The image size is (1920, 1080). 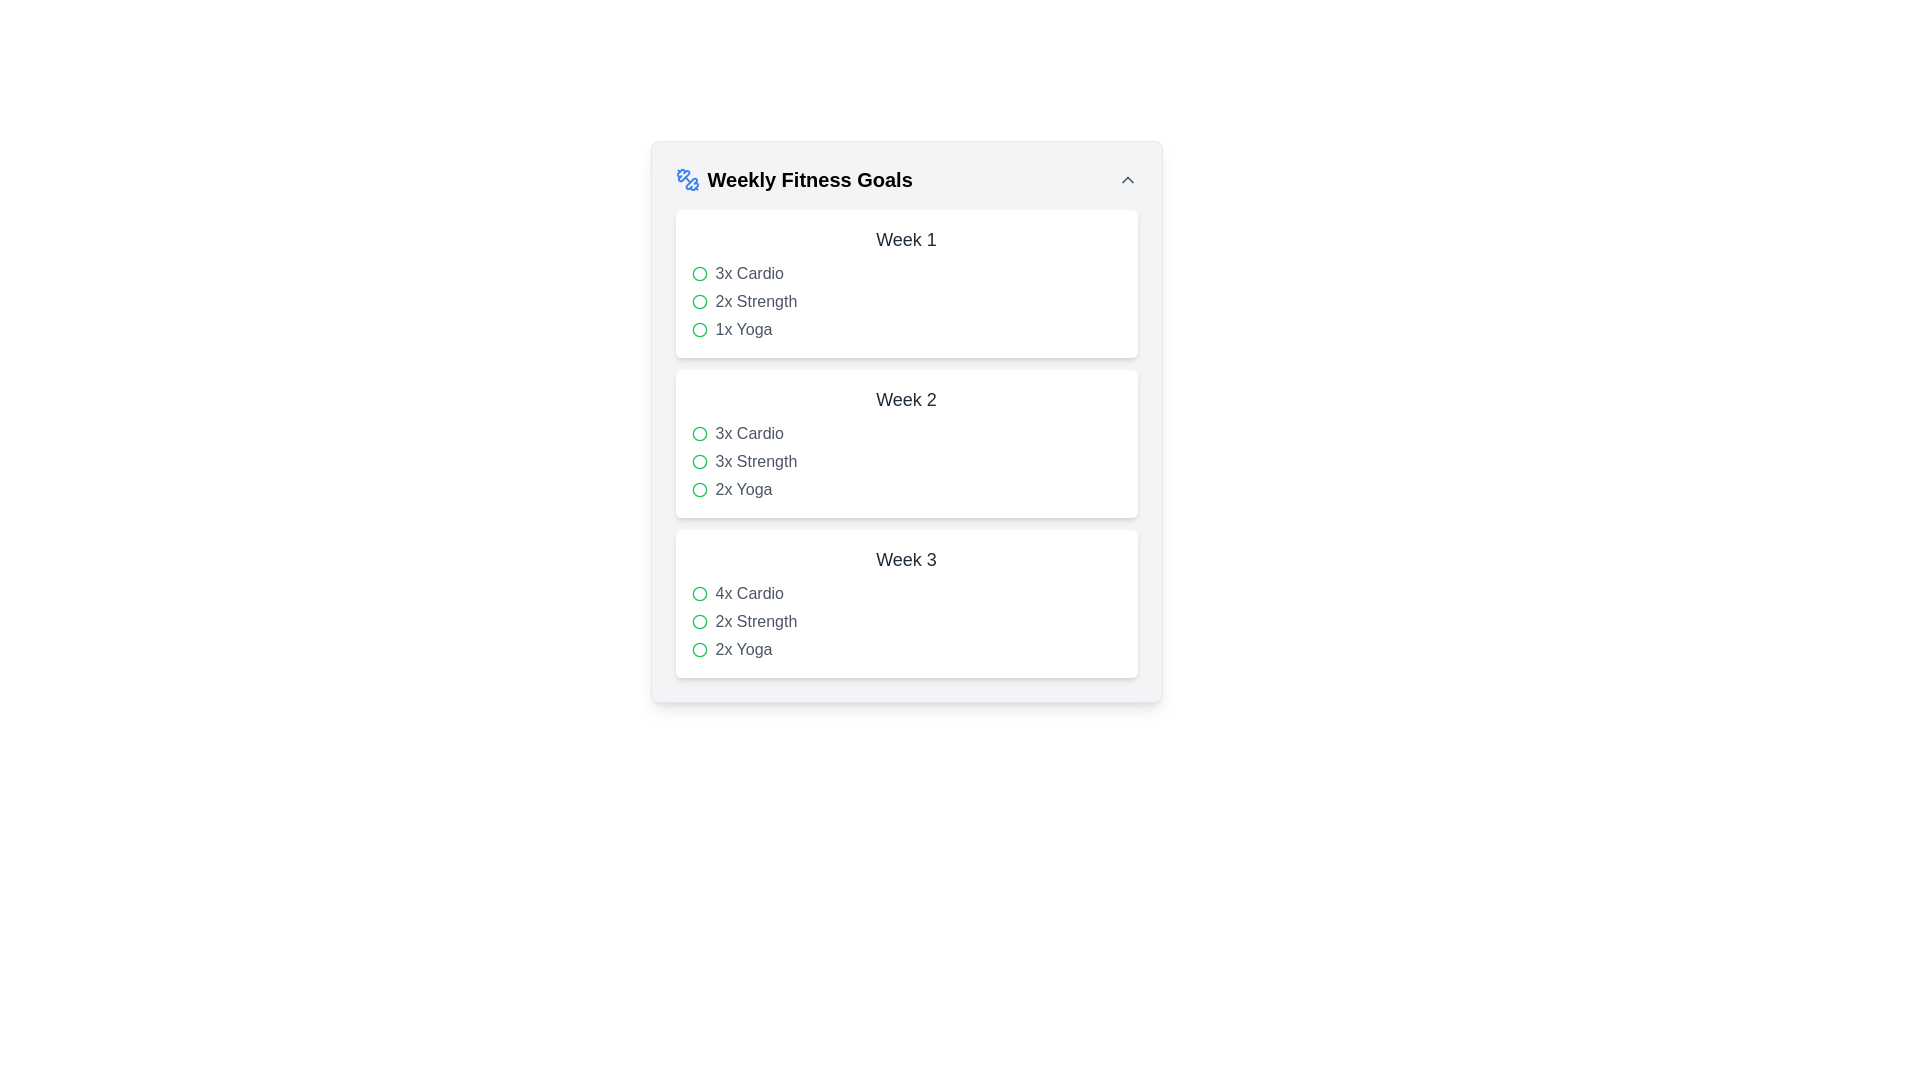 What do you see at coordinates (699, 620) in the screenshot?
I see `the SVG Circle Icon representing the status of the '4x Cardio' goal in the 'Week 3' section of the 'Weekly Fitness Goals' checklist` at bounding box center [699, 620].